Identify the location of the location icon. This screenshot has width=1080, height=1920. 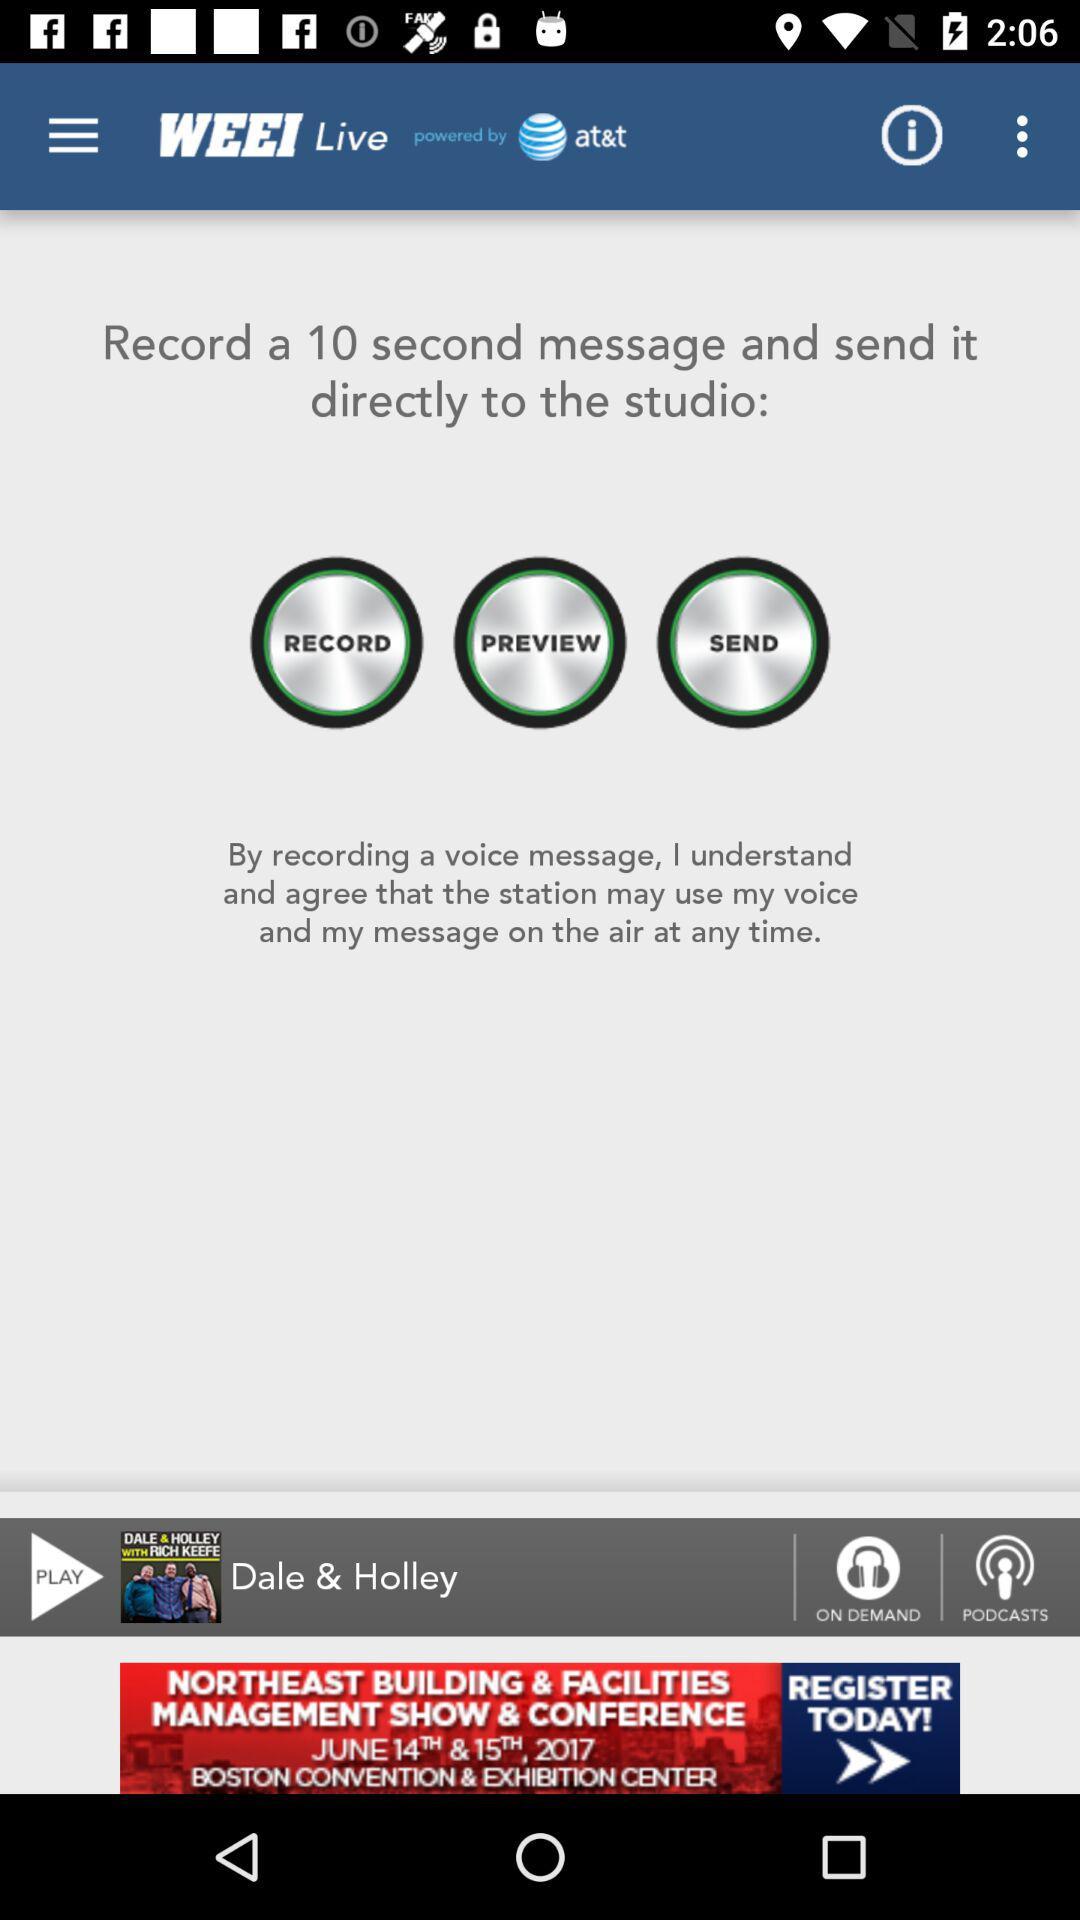
(1010, 1576).